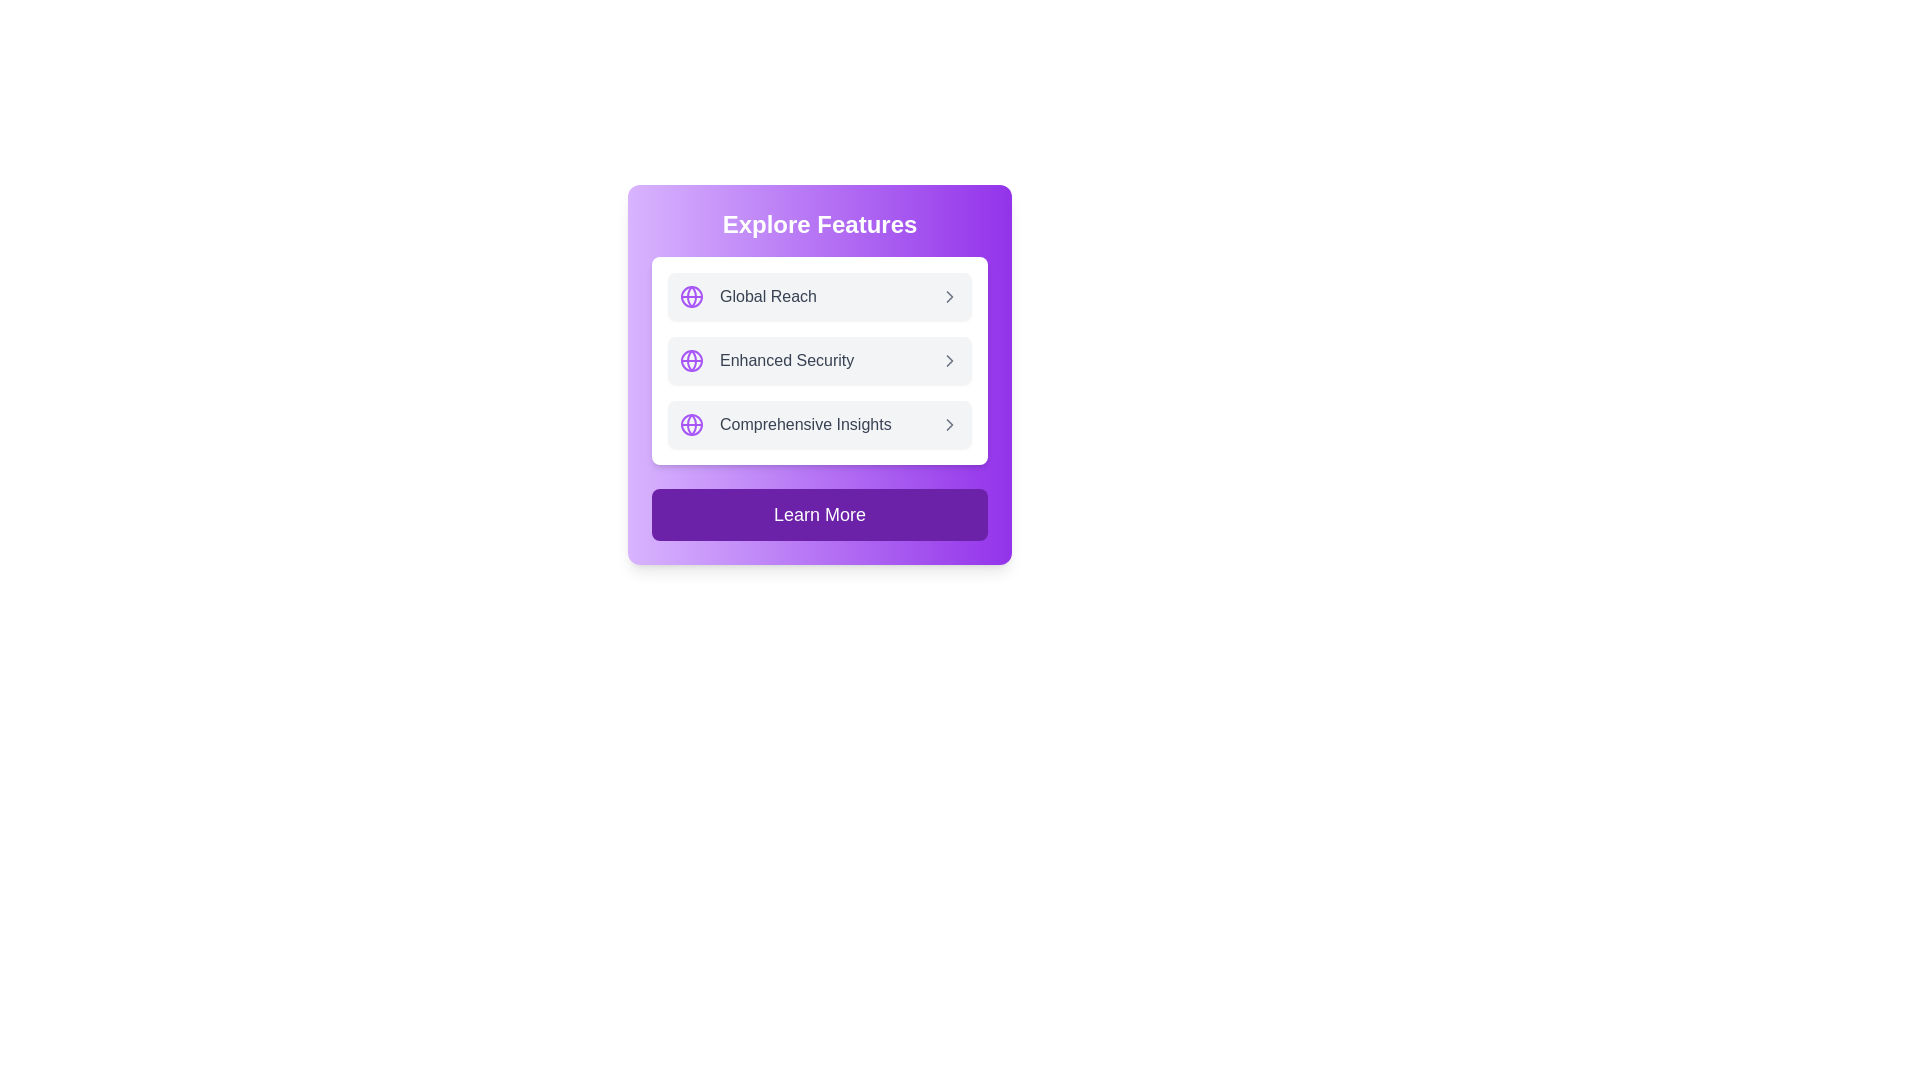 The height and width of the screenshot is (1080, 1920). What do you see at coordinates (691, 361) in the screenshot?
I see `the central SVG circle of the 'Enhanced Security' feature icon, which is part of the 'Explore Features' list on a purple background` at bounding box center [691, 361].